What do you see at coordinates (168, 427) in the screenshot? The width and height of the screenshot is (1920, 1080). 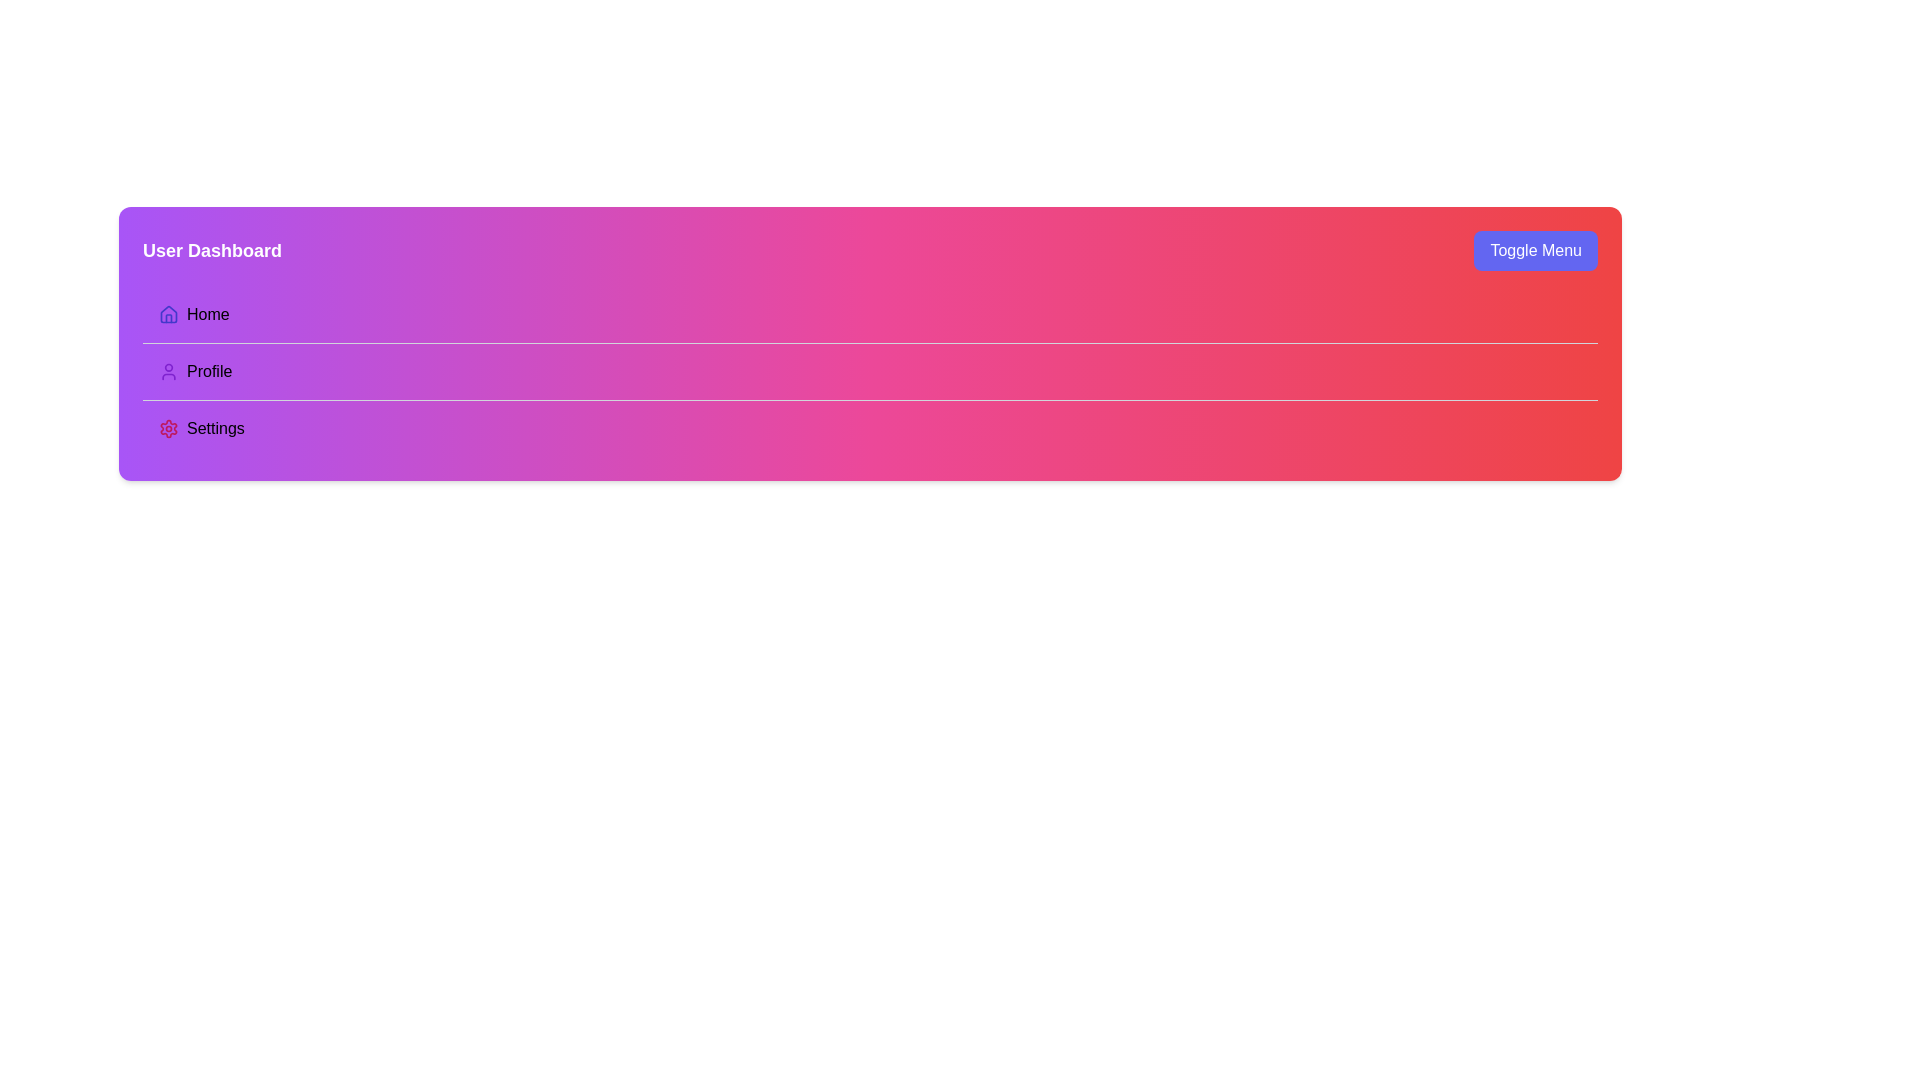 I see `the settings-related icon located to the left of the 'Settings' label in the third row of the sidebar menu` at bounding box center [168, 427].